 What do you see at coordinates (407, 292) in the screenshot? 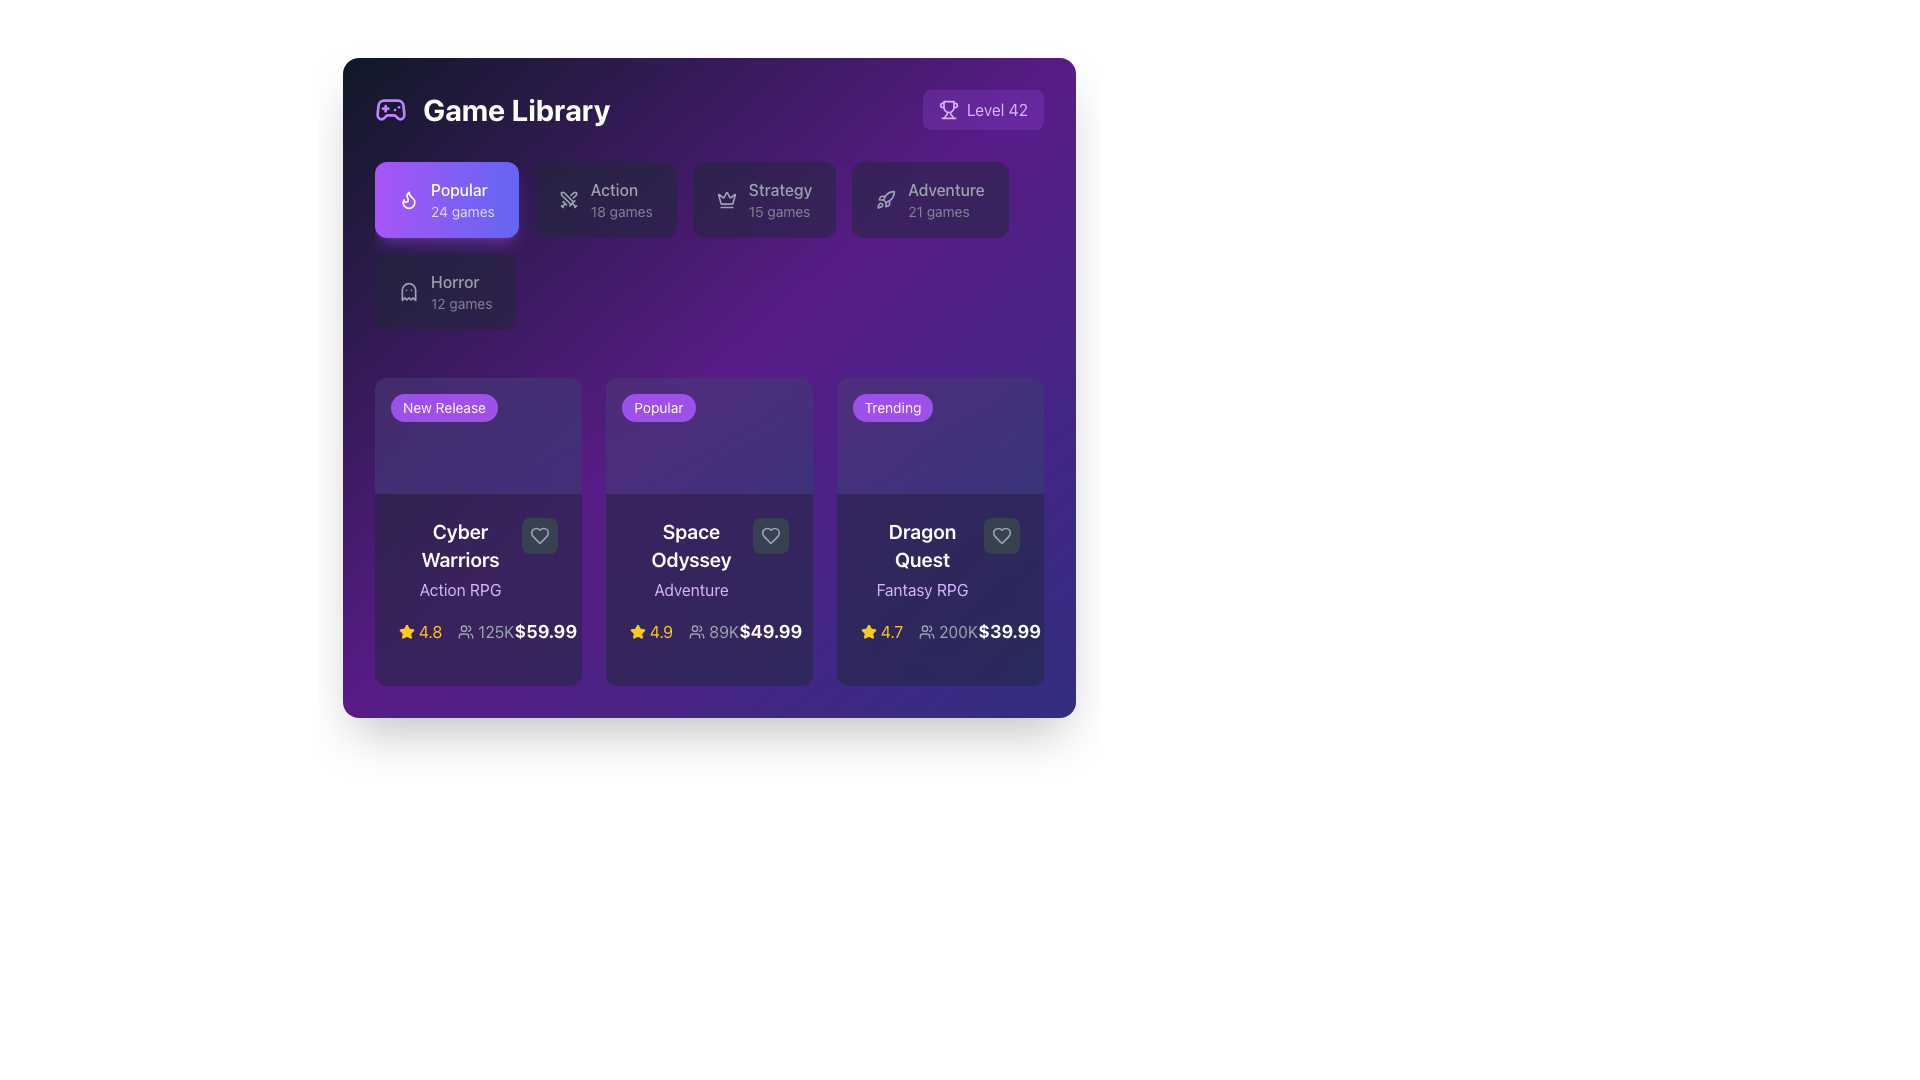
I see `the ghost-shaped vector icon located in the upper left section of the interface, adjacent to the 'Horror' category` at bounding box center [407, 292].